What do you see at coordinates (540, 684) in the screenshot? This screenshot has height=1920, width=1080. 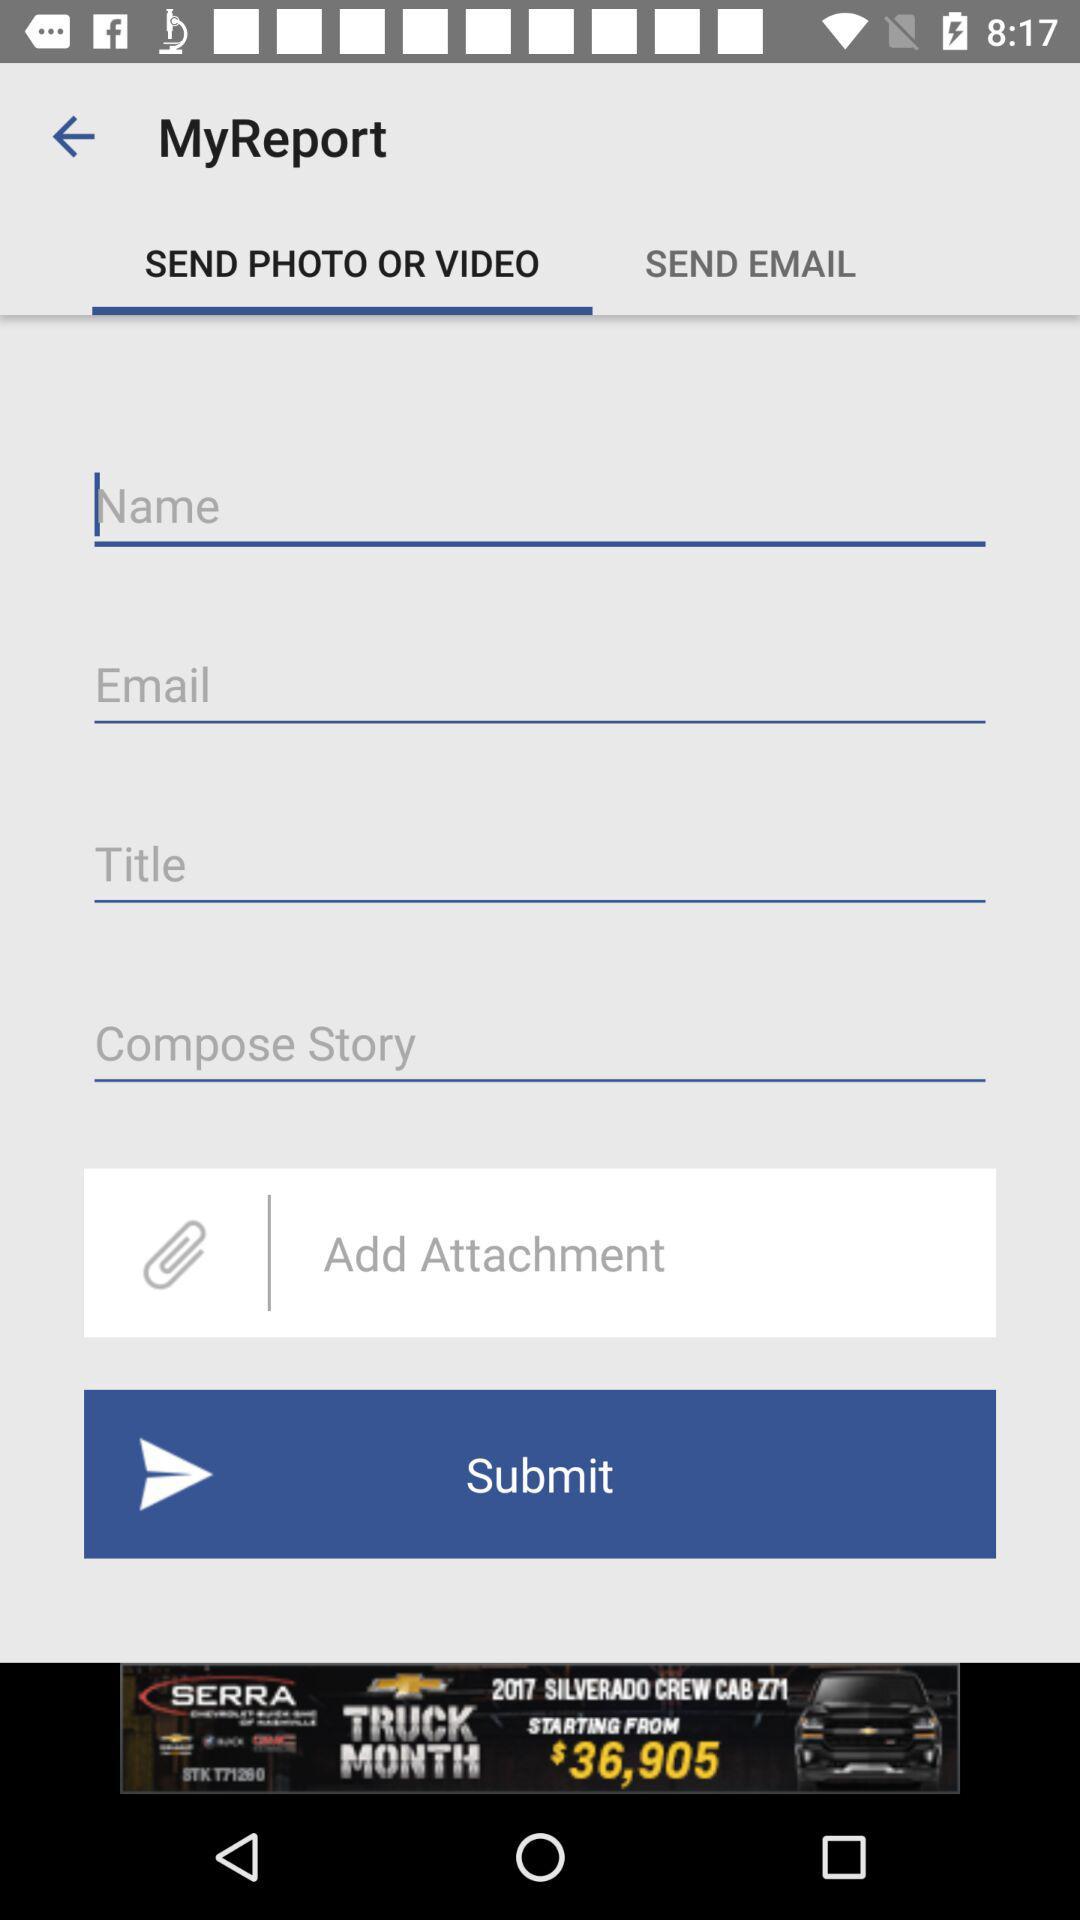 I see `email address` at bounding box center [540, 684].